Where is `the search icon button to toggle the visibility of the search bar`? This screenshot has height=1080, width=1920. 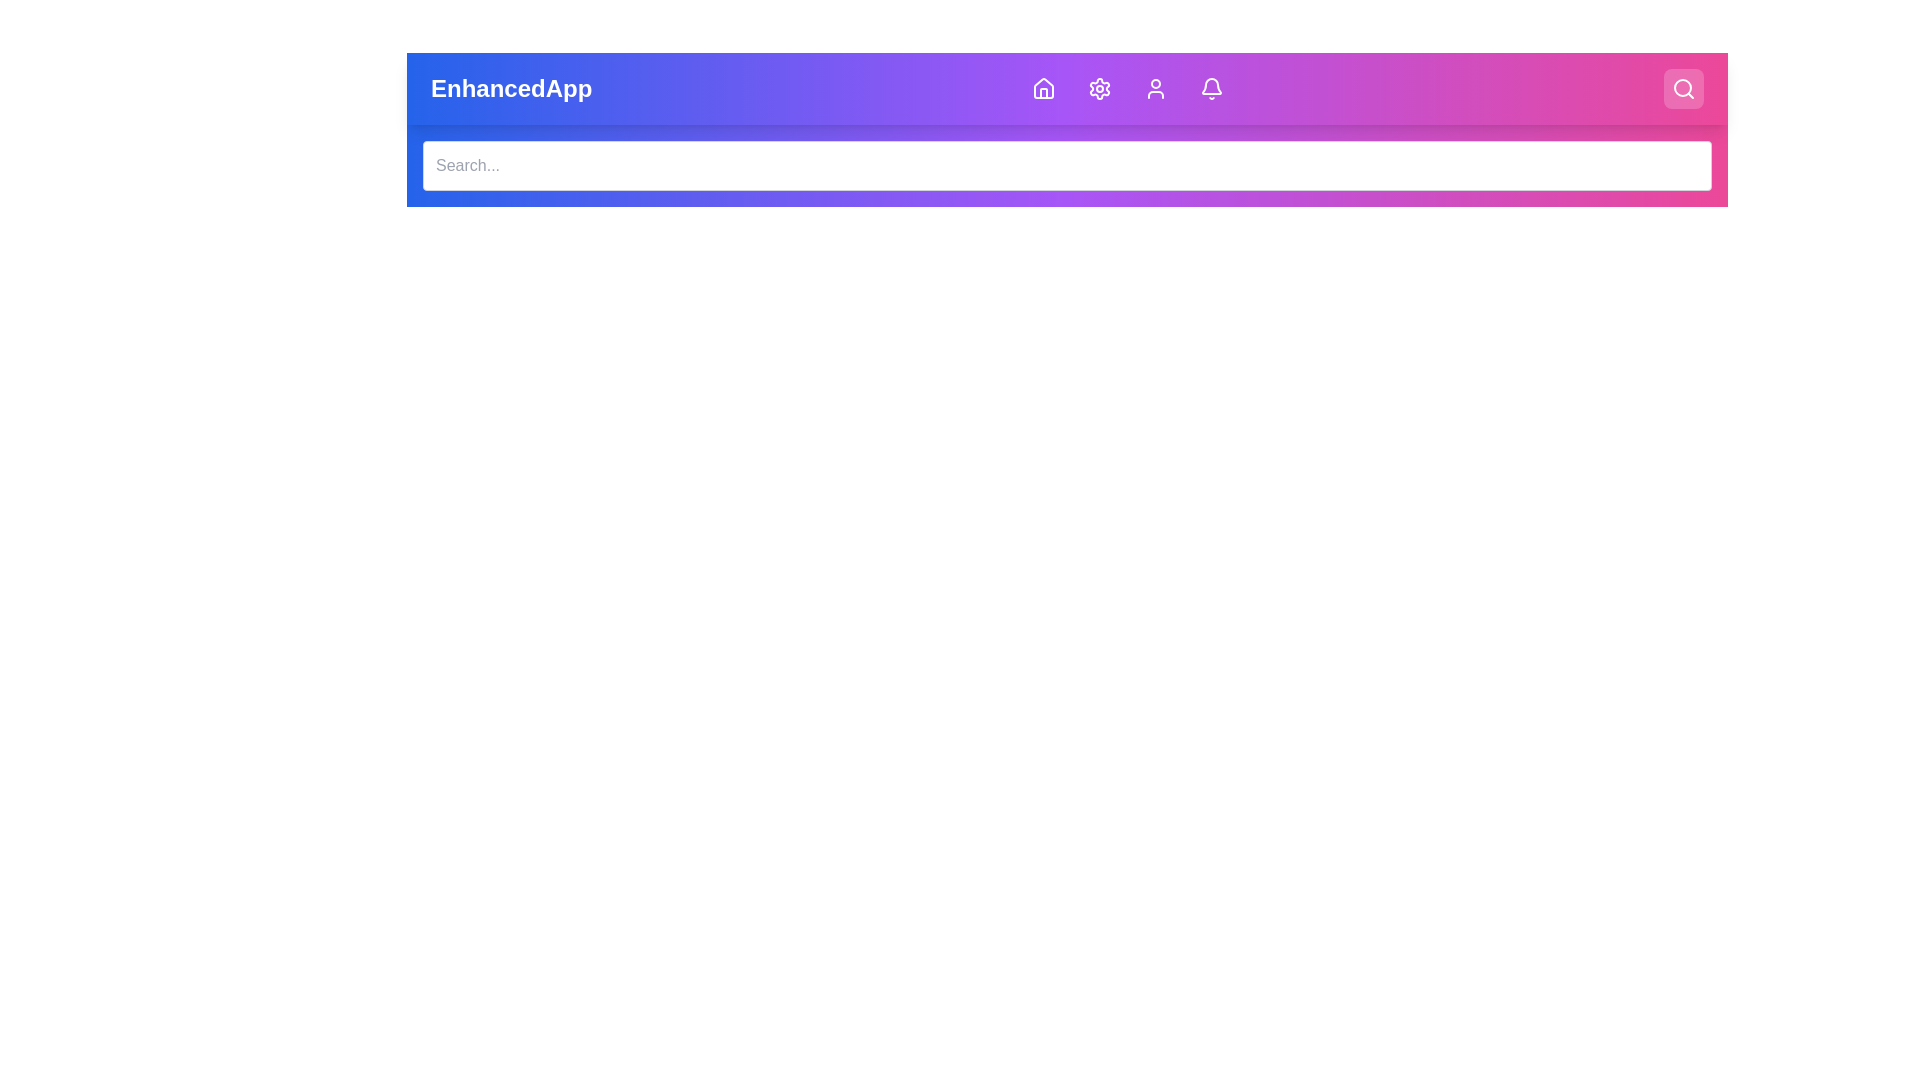
the search icon button to toggle the visibility of the search bar is located at coordinates (1683, 87).